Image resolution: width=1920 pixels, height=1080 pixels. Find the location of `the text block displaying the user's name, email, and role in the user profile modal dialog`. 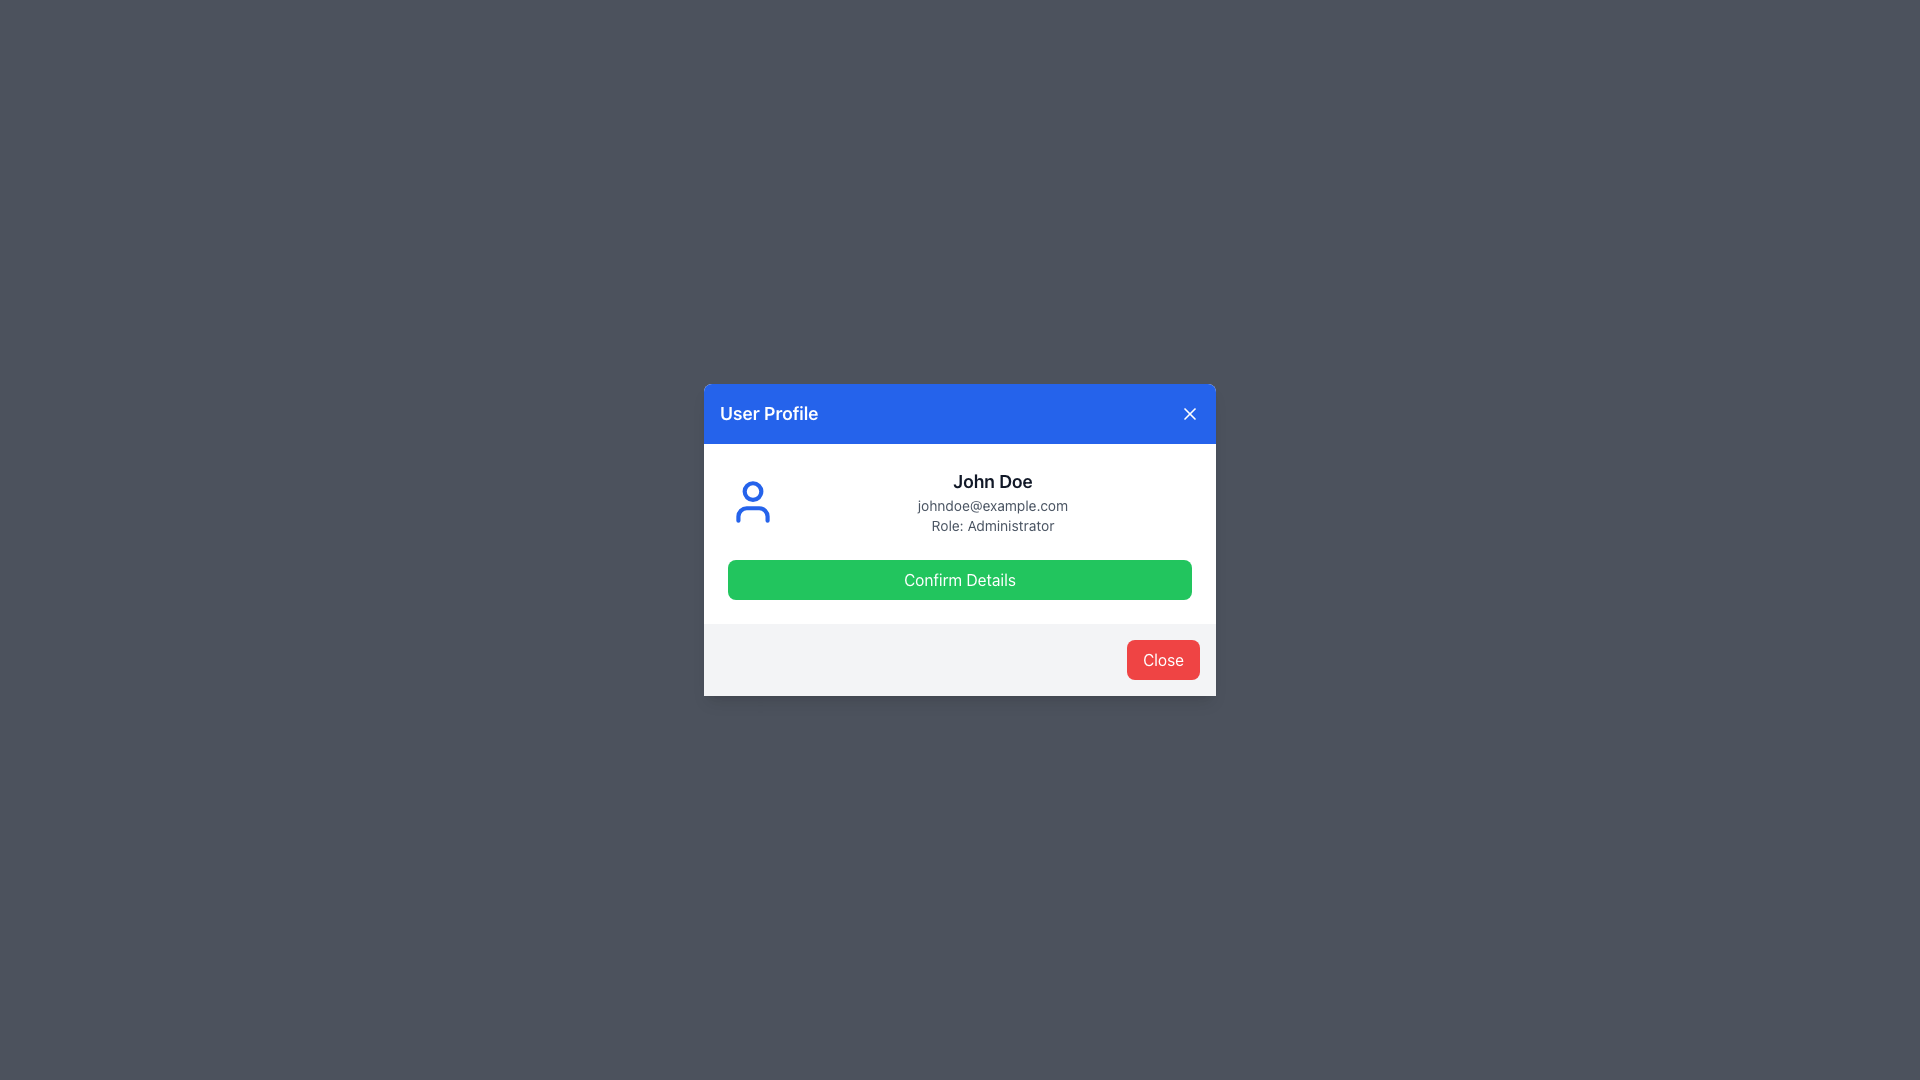

the text block displaying the user's name, email, and role in the user profile modal dialog is located at coordinates (993, 500).